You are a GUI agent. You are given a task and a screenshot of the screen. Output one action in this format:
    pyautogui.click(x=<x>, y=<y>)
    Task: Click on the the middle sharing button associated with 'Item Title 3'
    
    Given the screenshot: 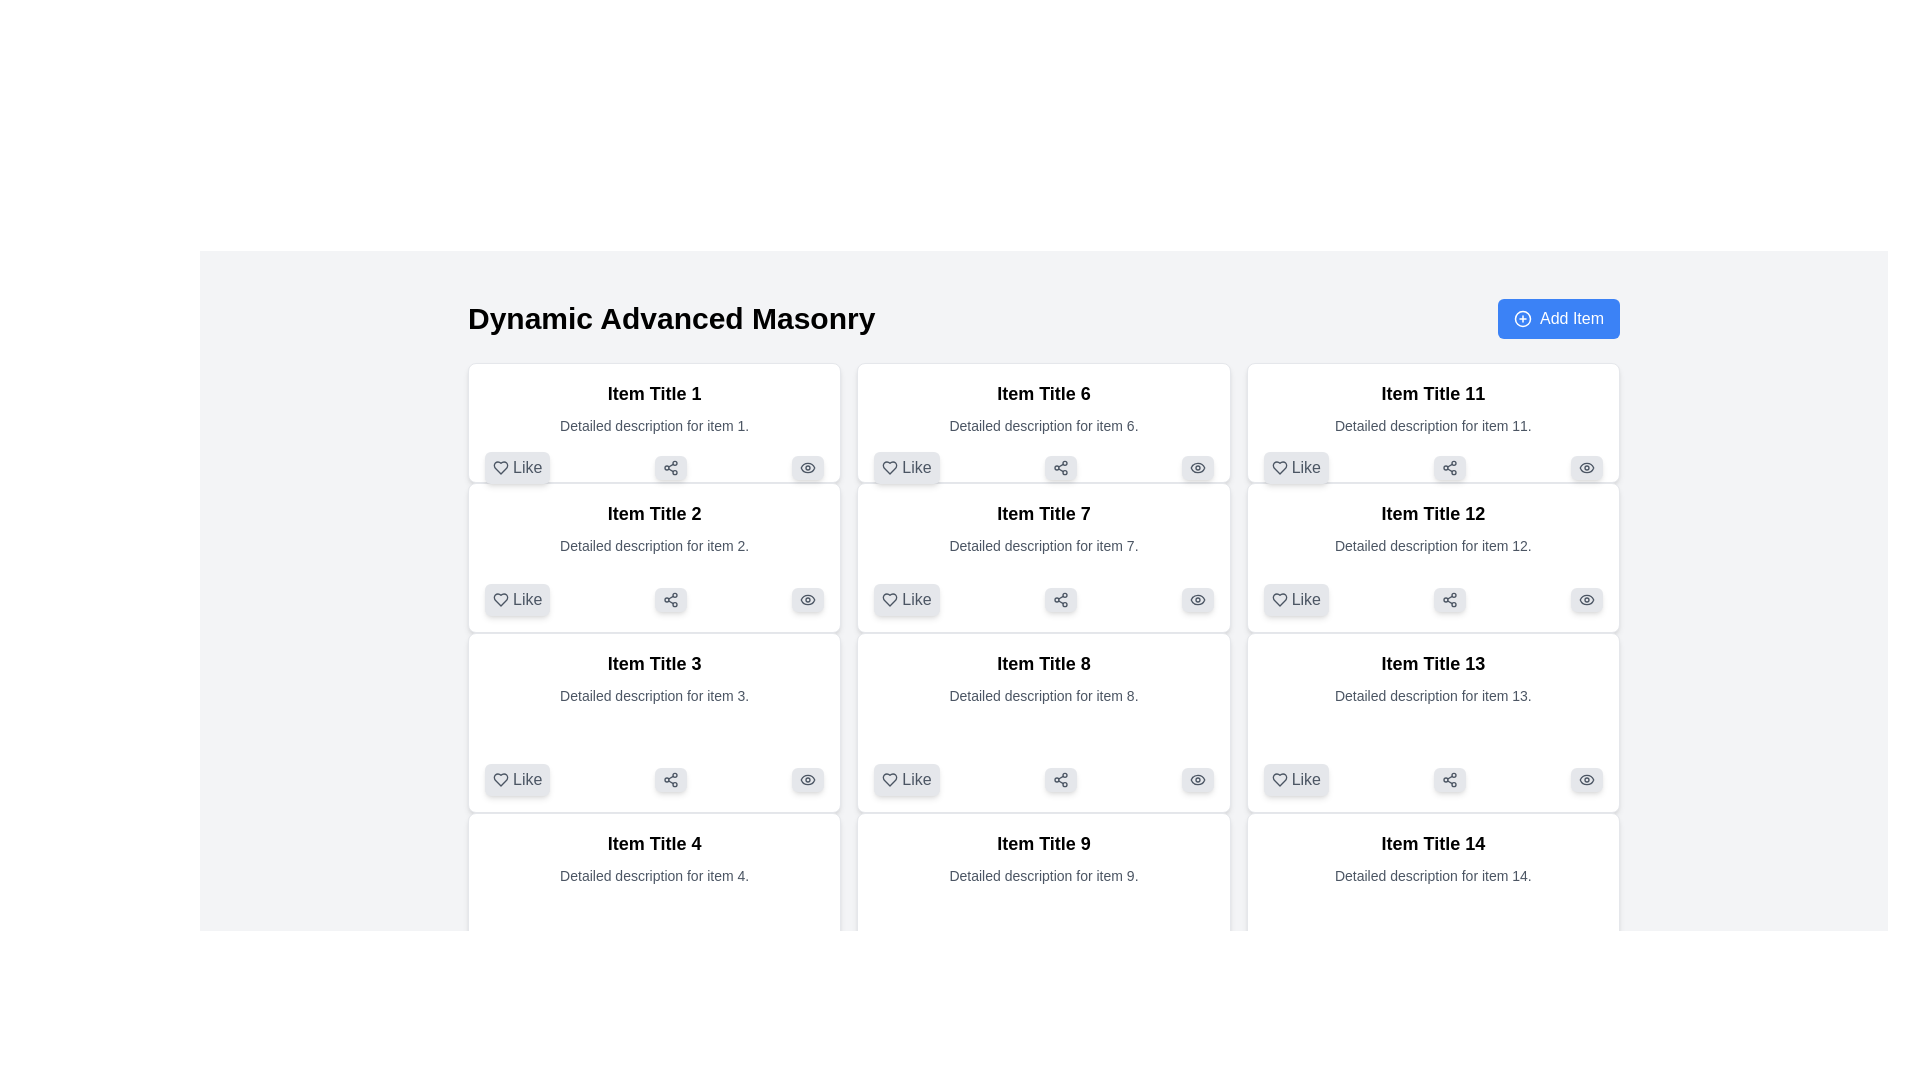 What is the action you would take?
    pyautogui.click(x=654, y=778)
    